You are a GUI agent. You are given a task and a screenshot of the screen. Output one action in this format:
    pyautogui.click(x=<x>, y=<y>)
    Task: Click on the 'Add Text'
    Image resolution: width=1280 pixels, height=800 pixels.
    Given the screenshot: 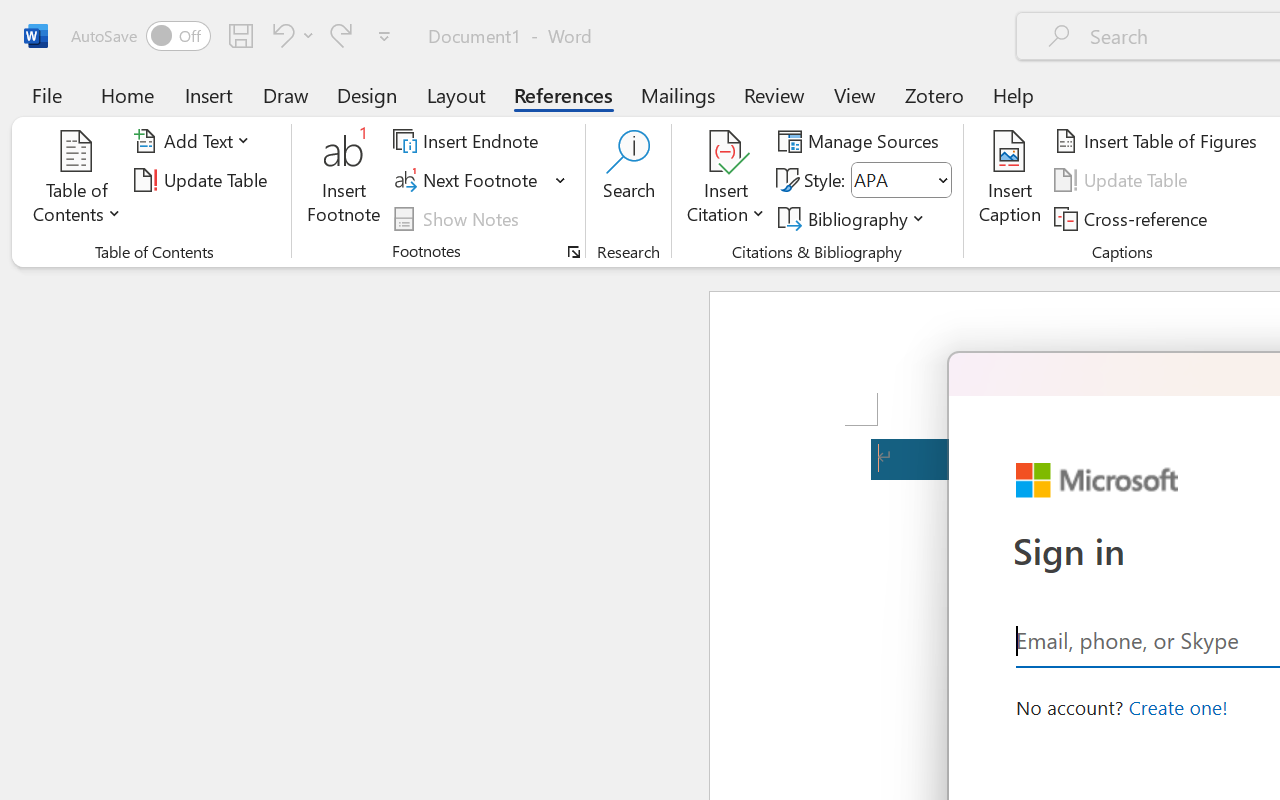 What is the action you would take?
    pyautogui.click(x=195, y=141)
    